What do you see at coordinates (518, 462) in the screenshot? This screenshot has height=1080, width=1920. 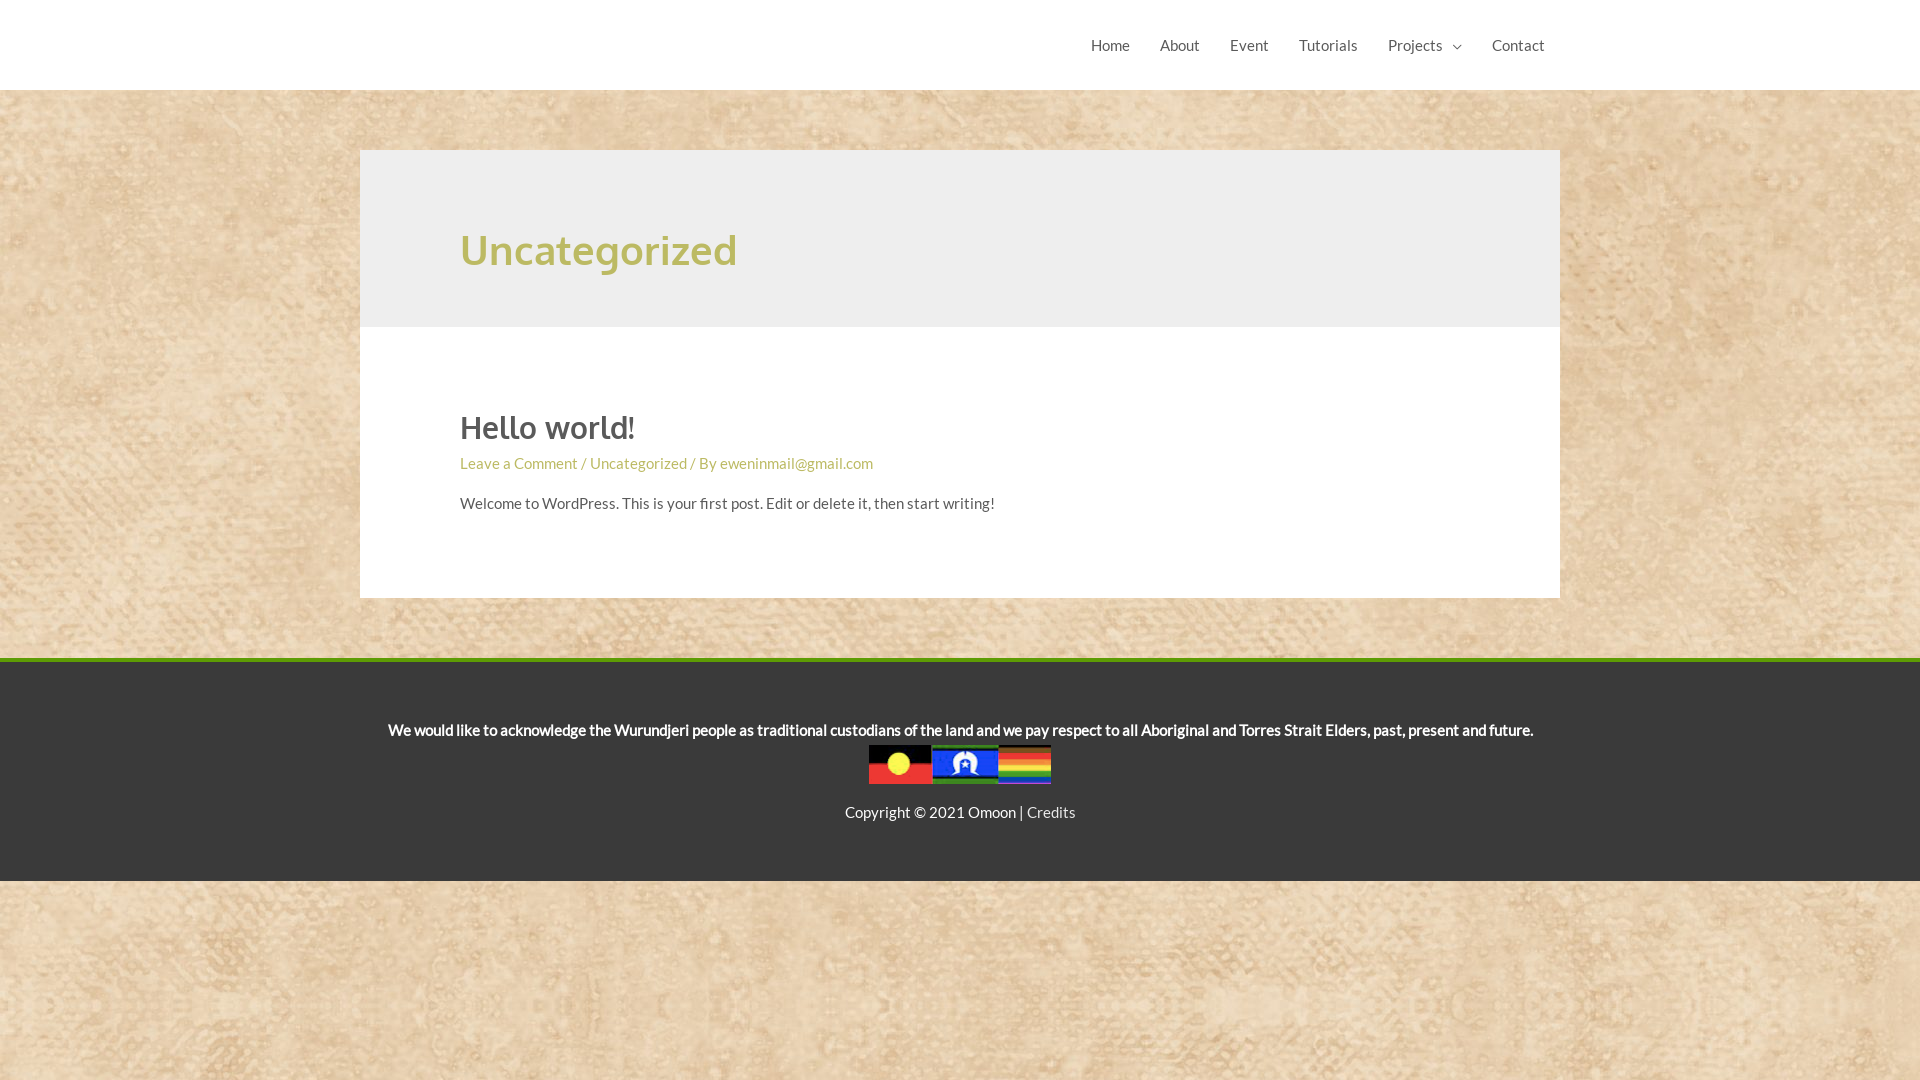 I see `'Leave a Comment'` at bounding box center [518, 462].